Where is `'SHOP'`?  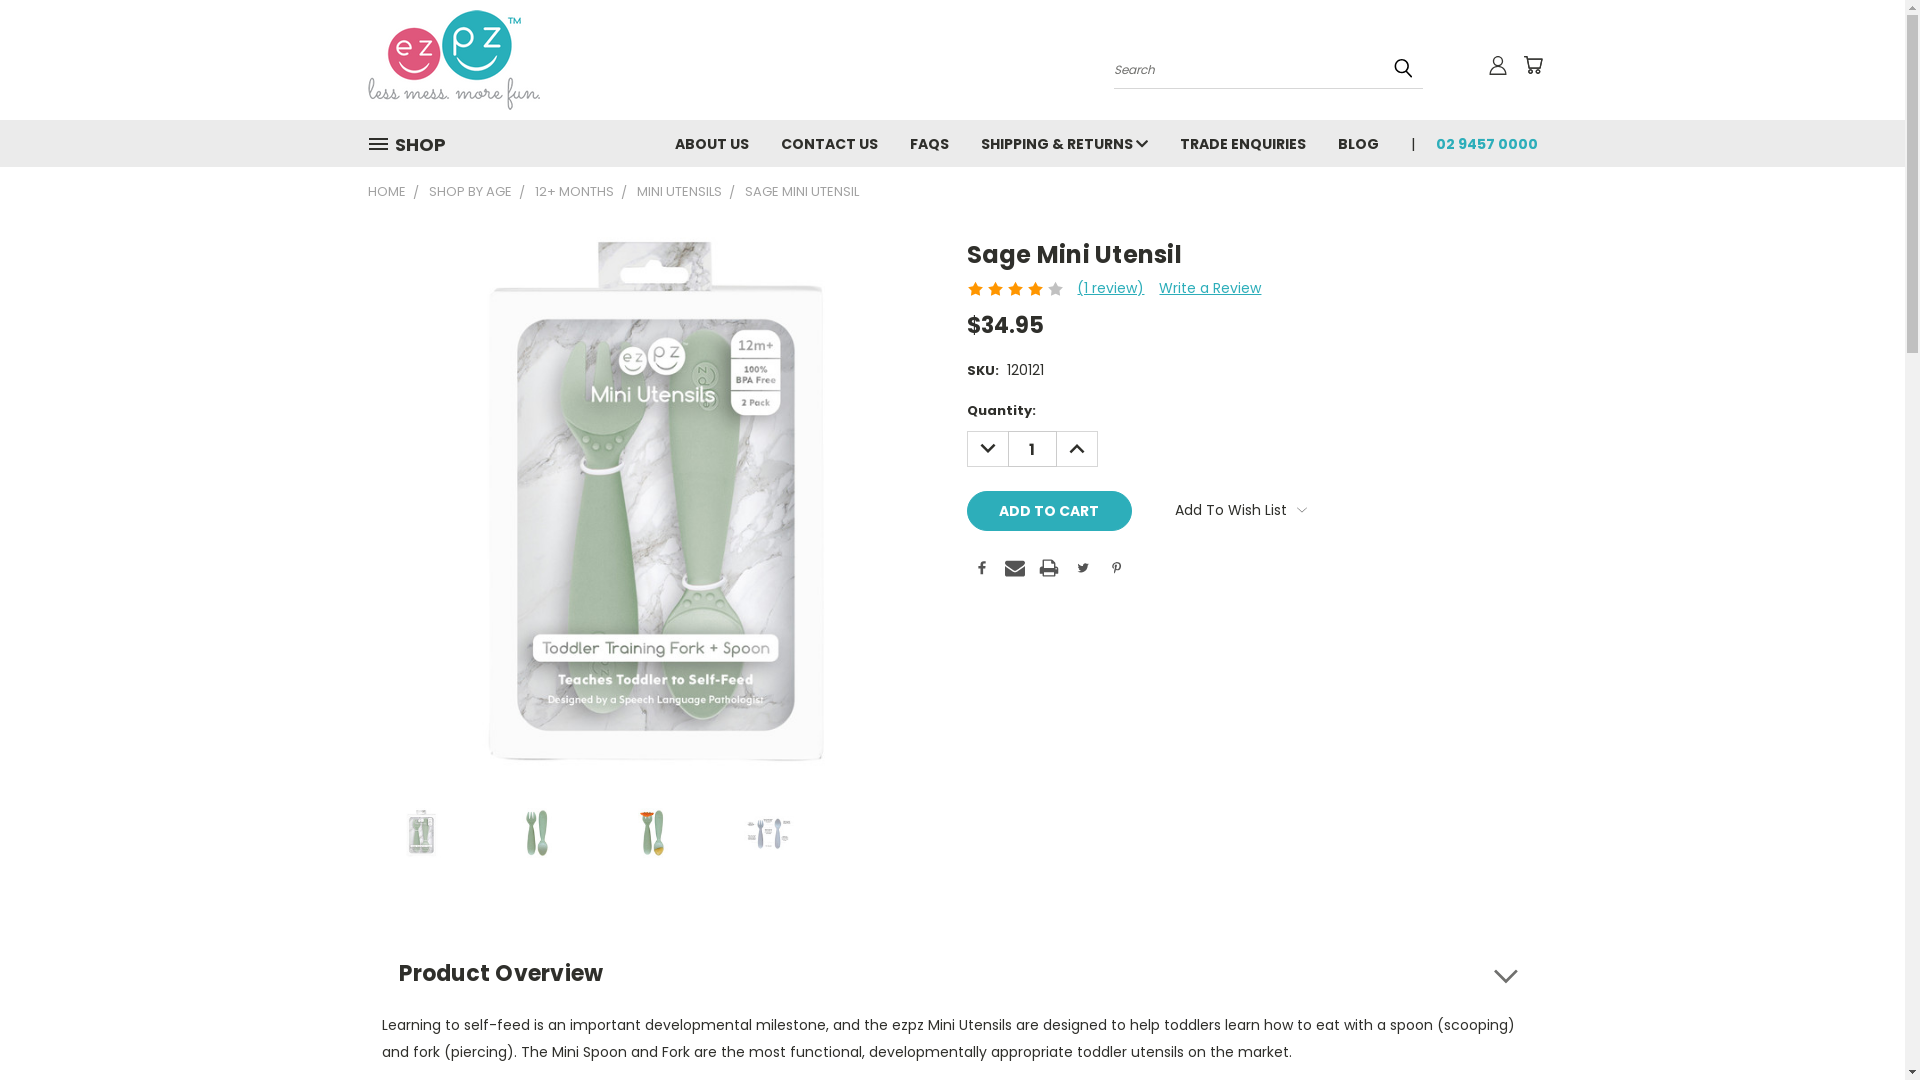 'SHOP' is located at coordinates (413, 143).